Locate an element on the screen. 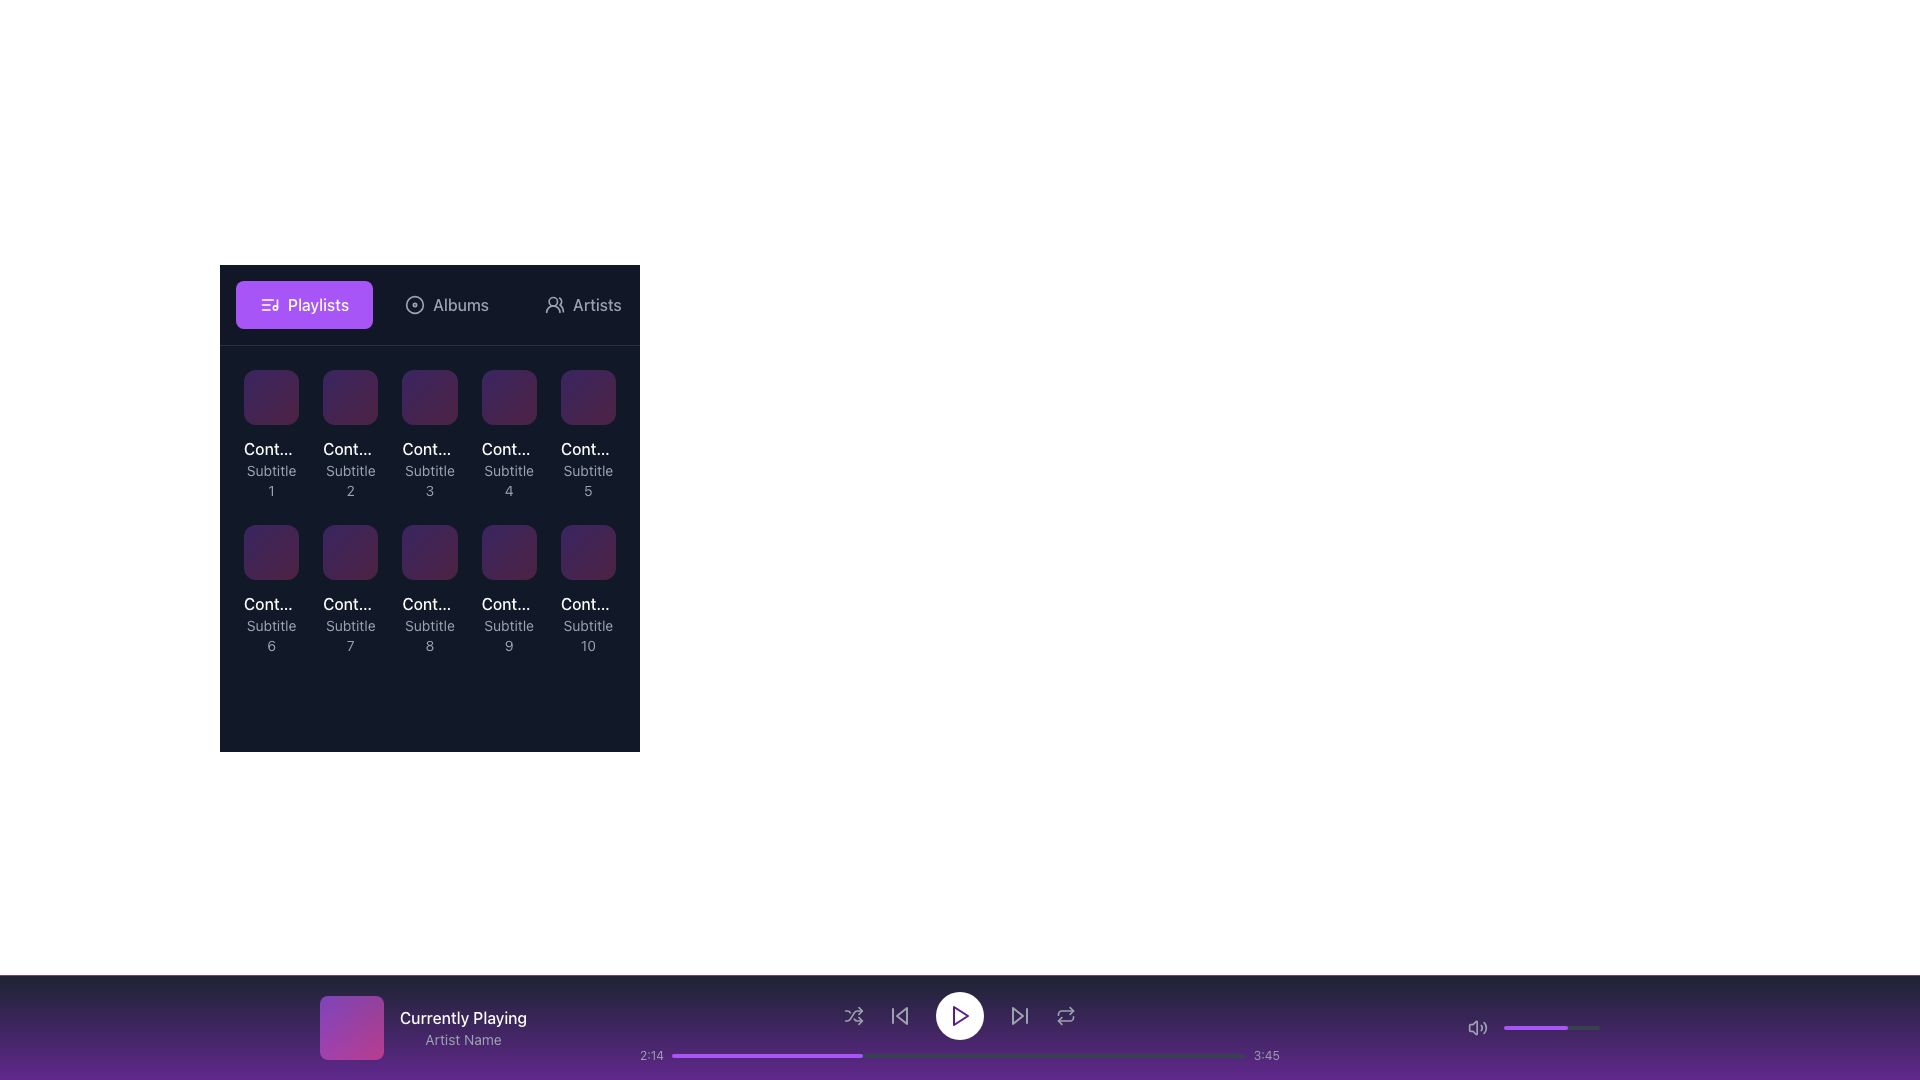 This screenshot has height=1080, width=1920. the playback position is located at coordinates (707, 1055).